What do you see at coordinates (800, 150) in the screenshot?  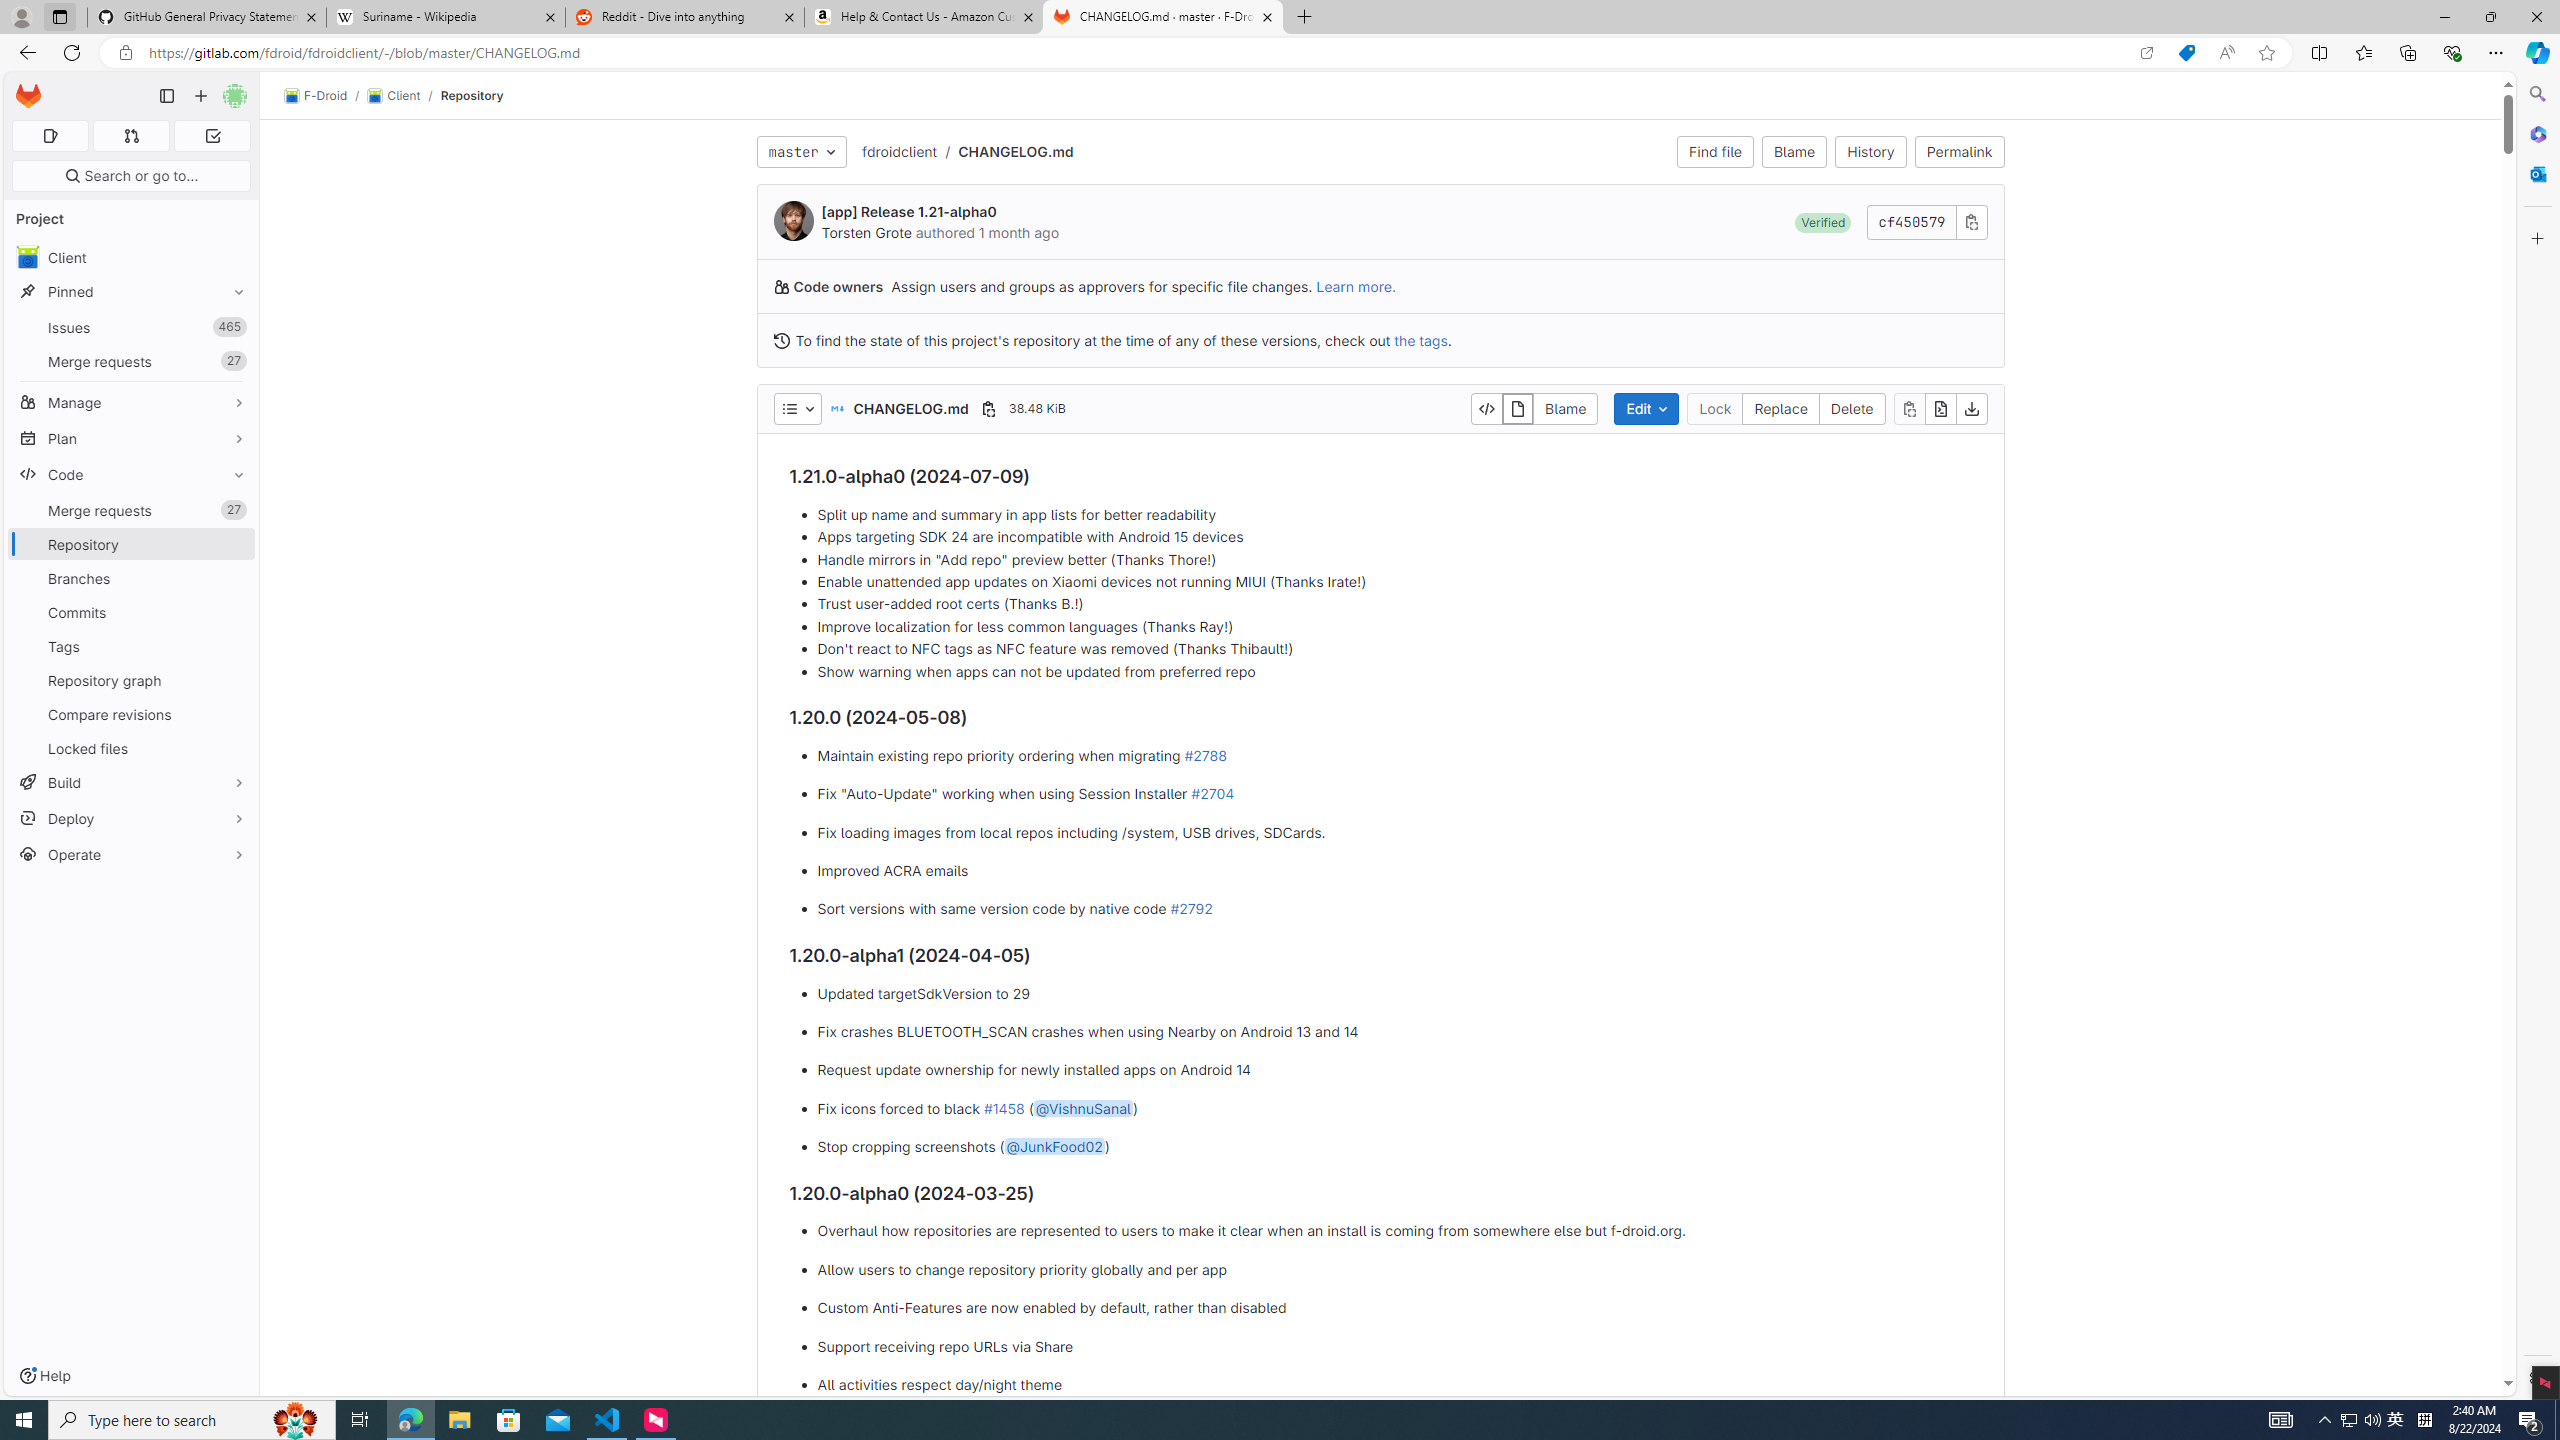 I see `'master'` at bounding box center [800, 150].